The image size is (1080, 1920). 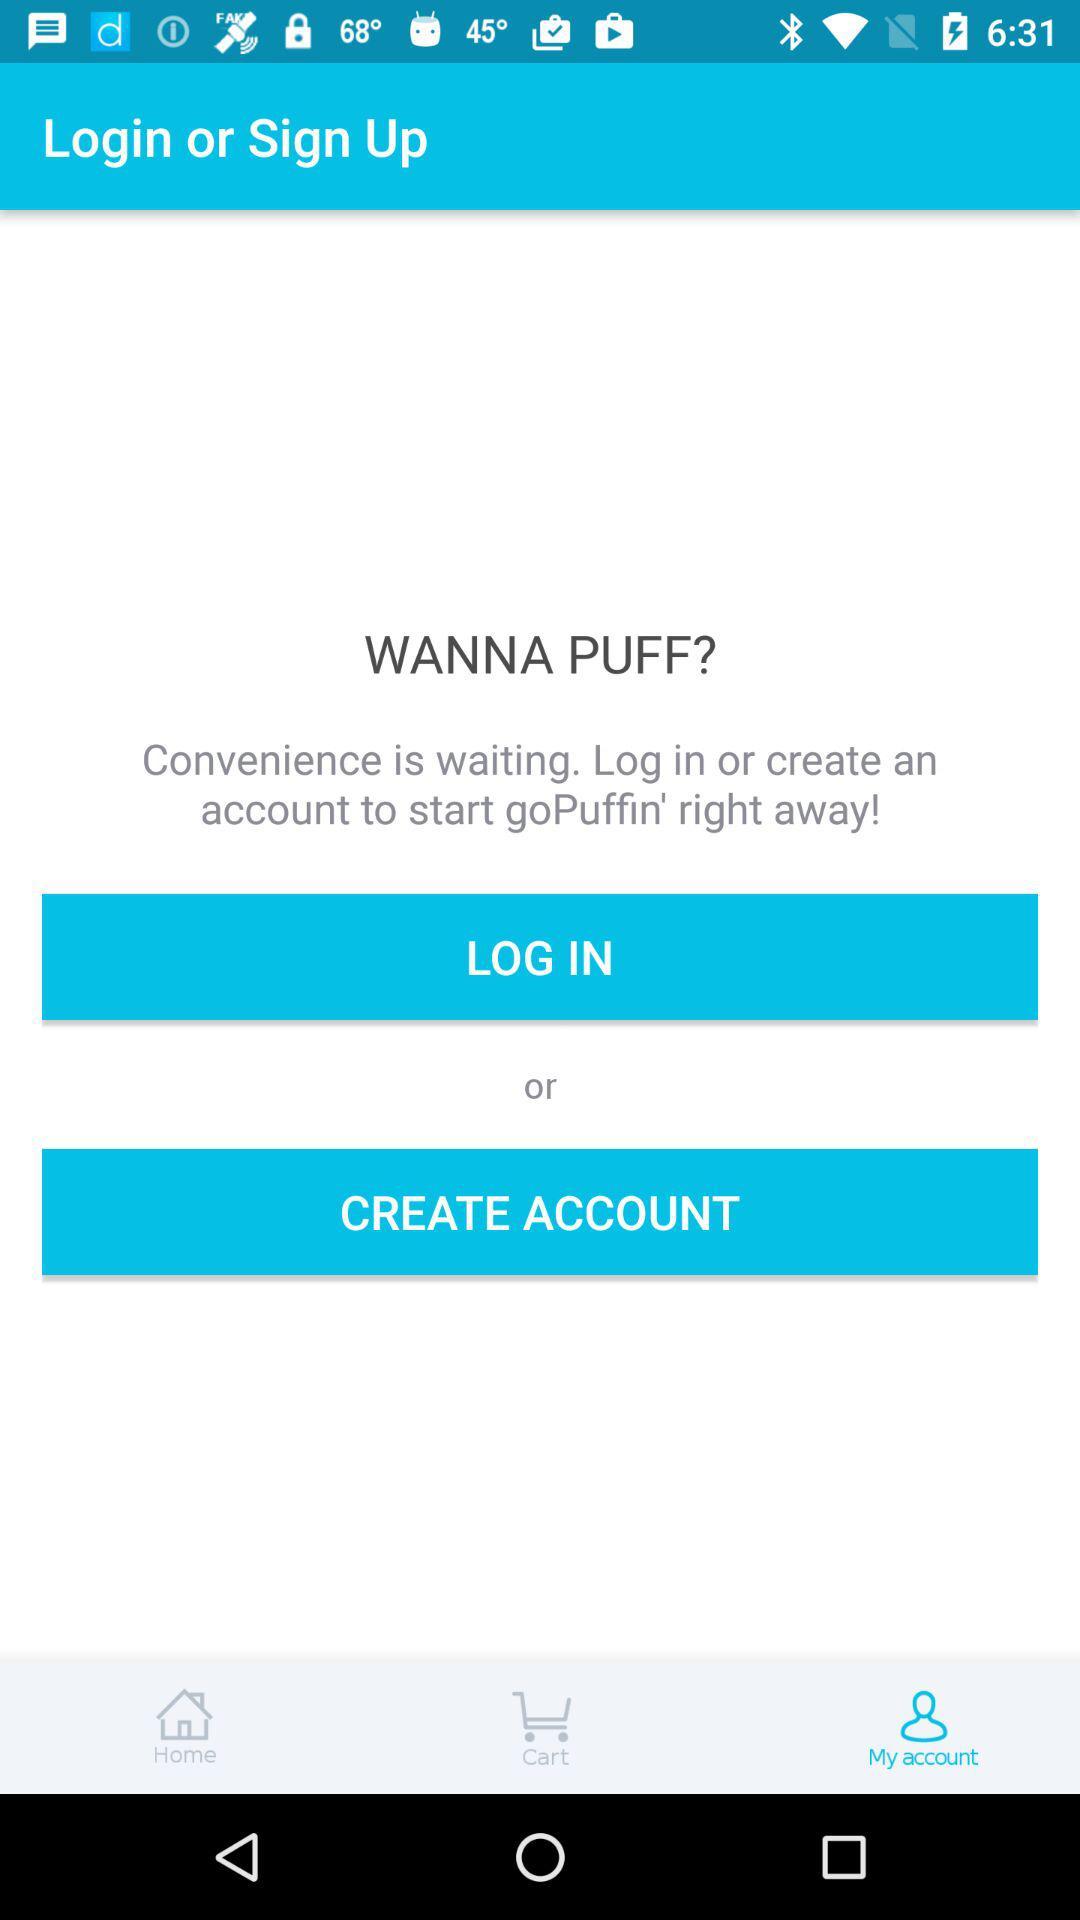 What do you see at coordinates (898, 1727) in the screenshot?
I see `my account` at bounding box center [898, 1727].